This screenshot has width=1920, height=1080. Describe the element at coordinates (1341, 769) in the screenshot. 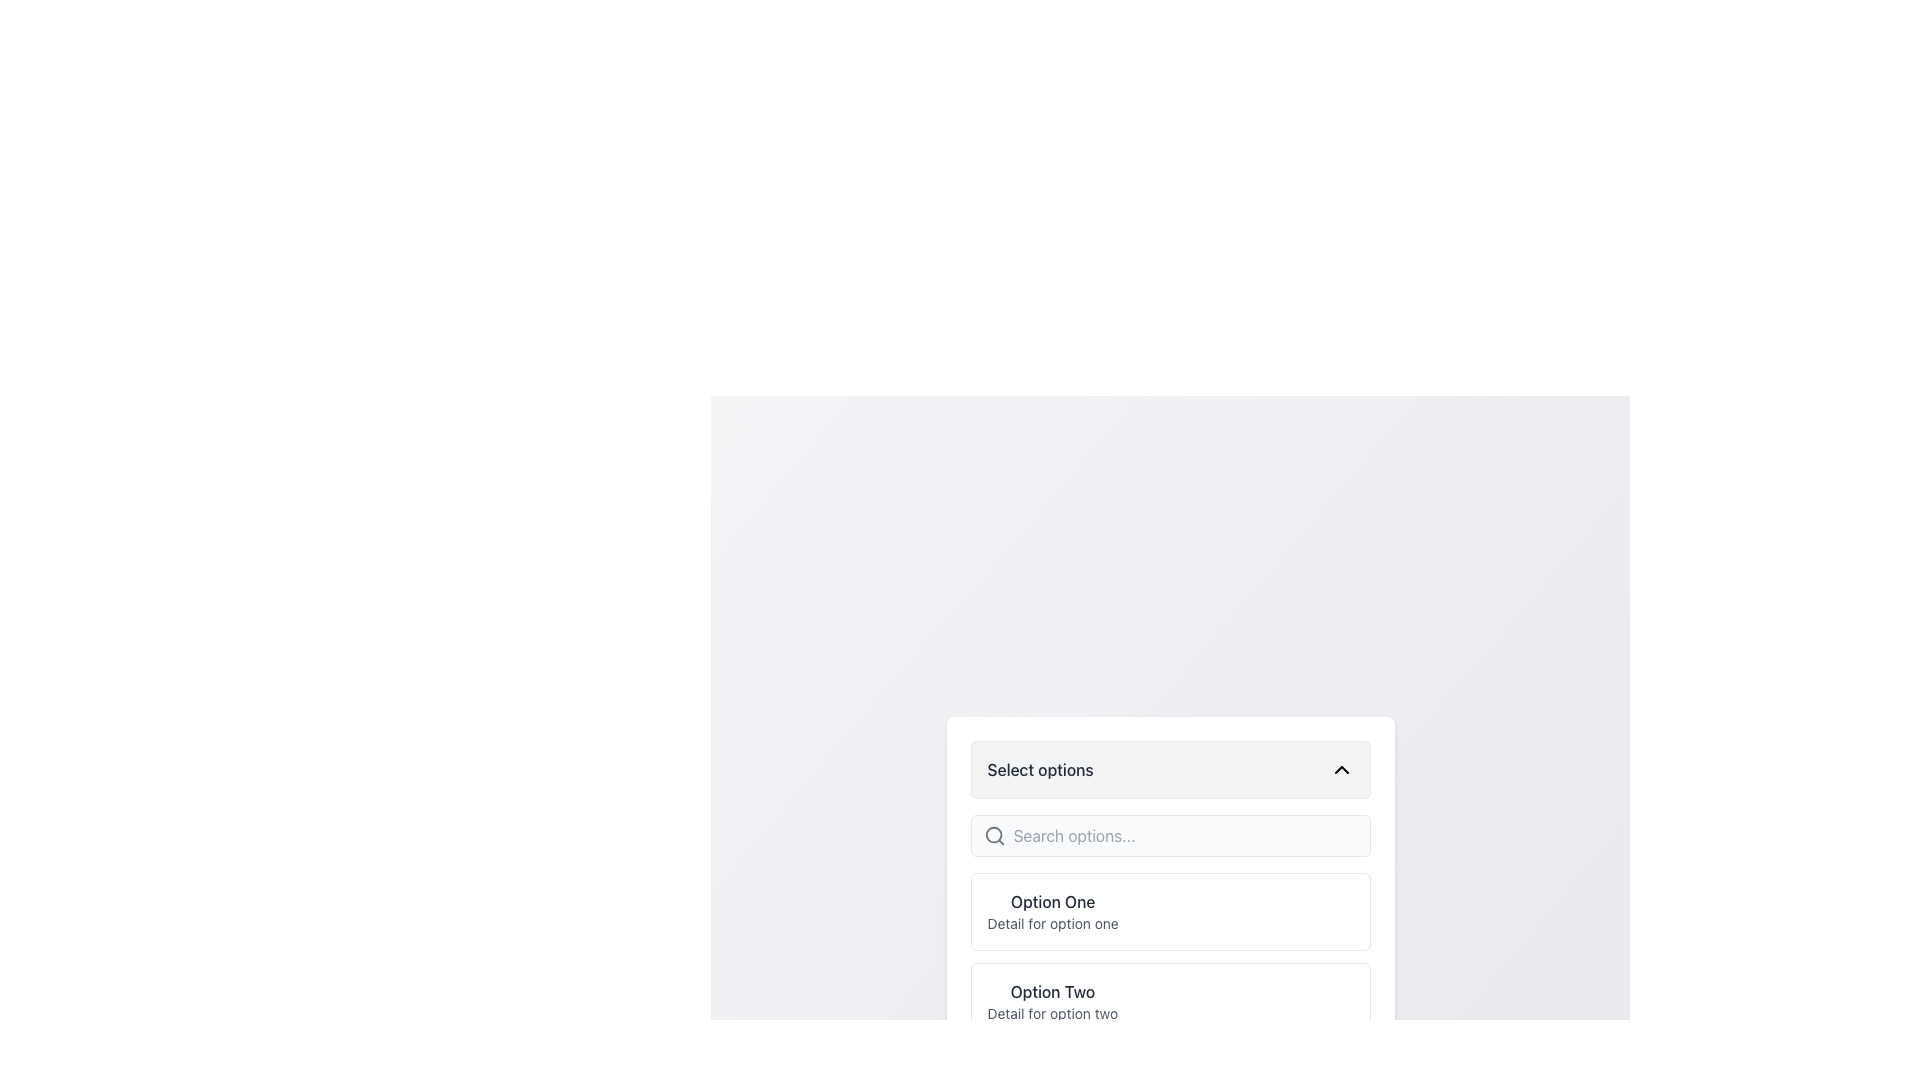

I see `the Dropdown Indicator Icon, which resembles a chevron pointing upwards and is located in the upper-right corner of the light gray dropdown menu adjacent to the label 'Select options'` at that location.